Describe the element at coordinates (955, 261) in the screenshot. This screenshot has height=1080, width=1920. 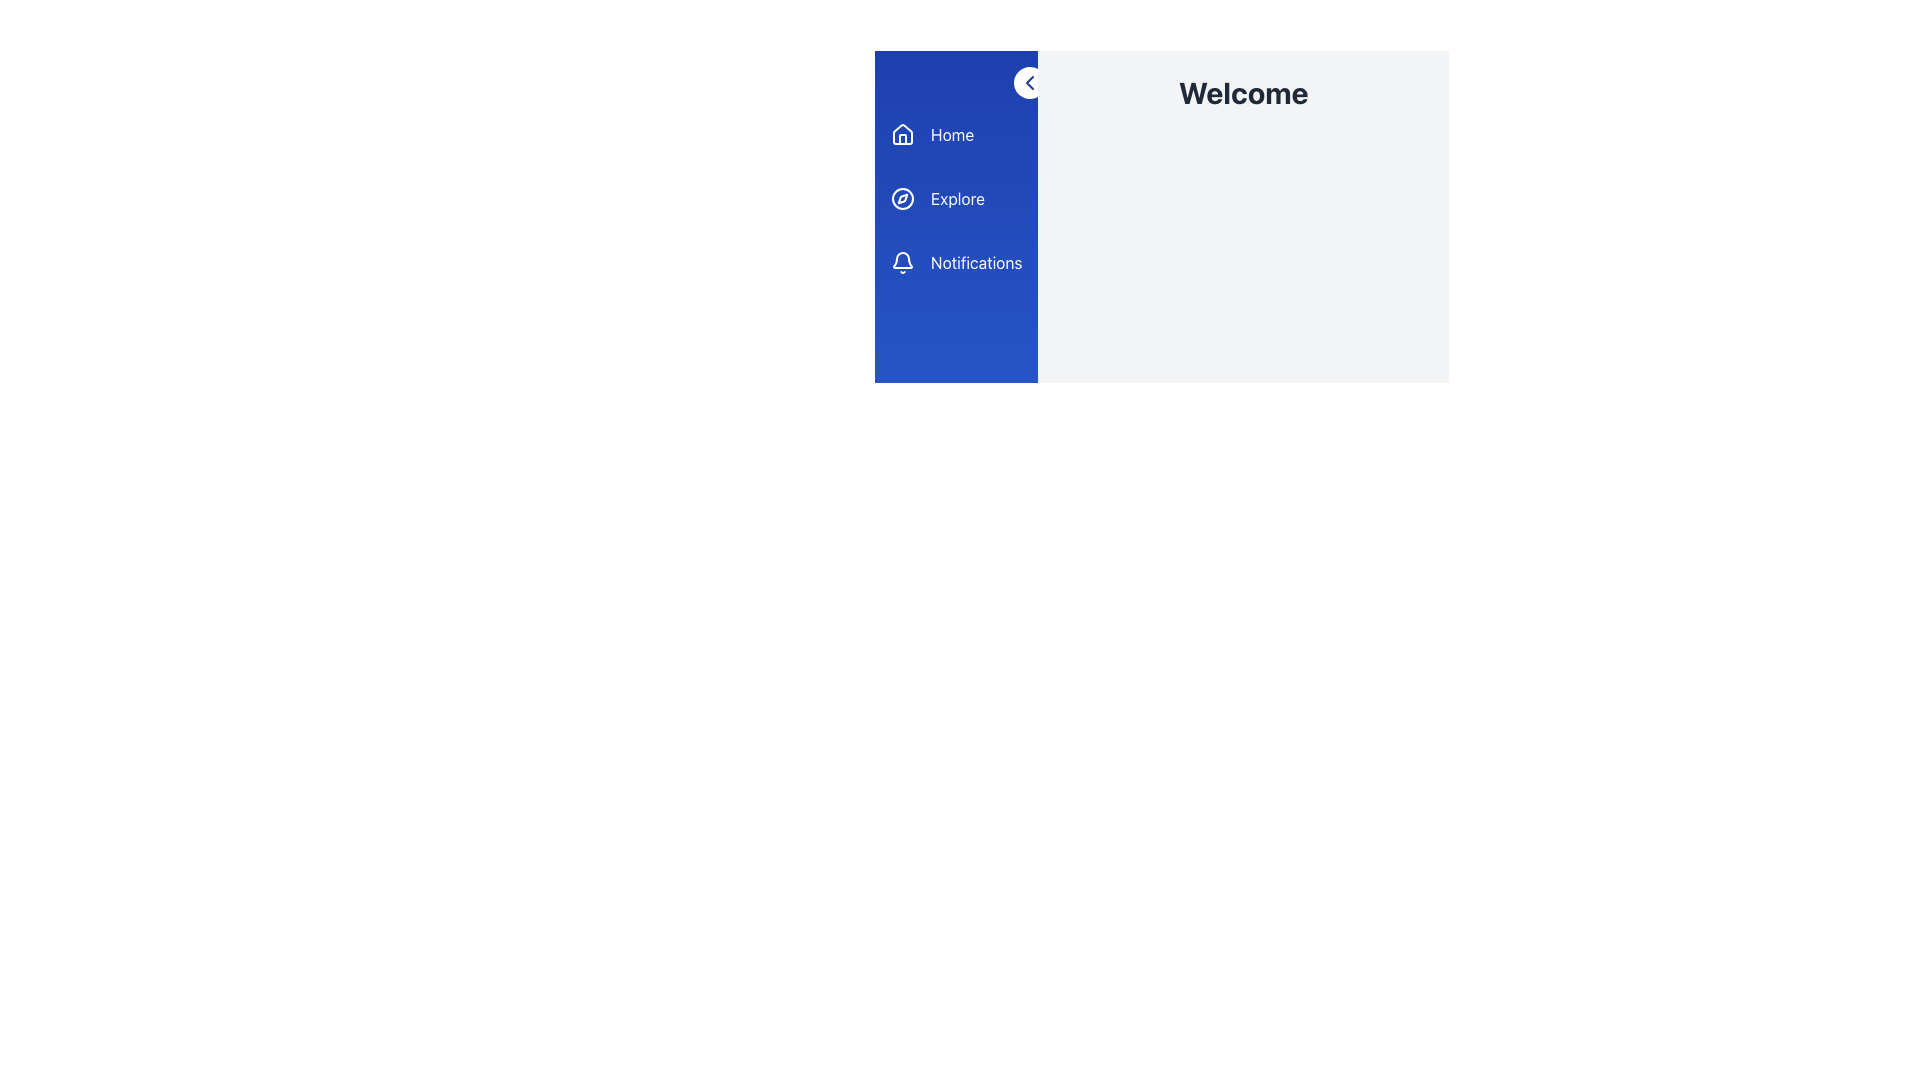
I see `the third button in the vertical navigation bar, which is designated for accessing the notifications page` at that location.